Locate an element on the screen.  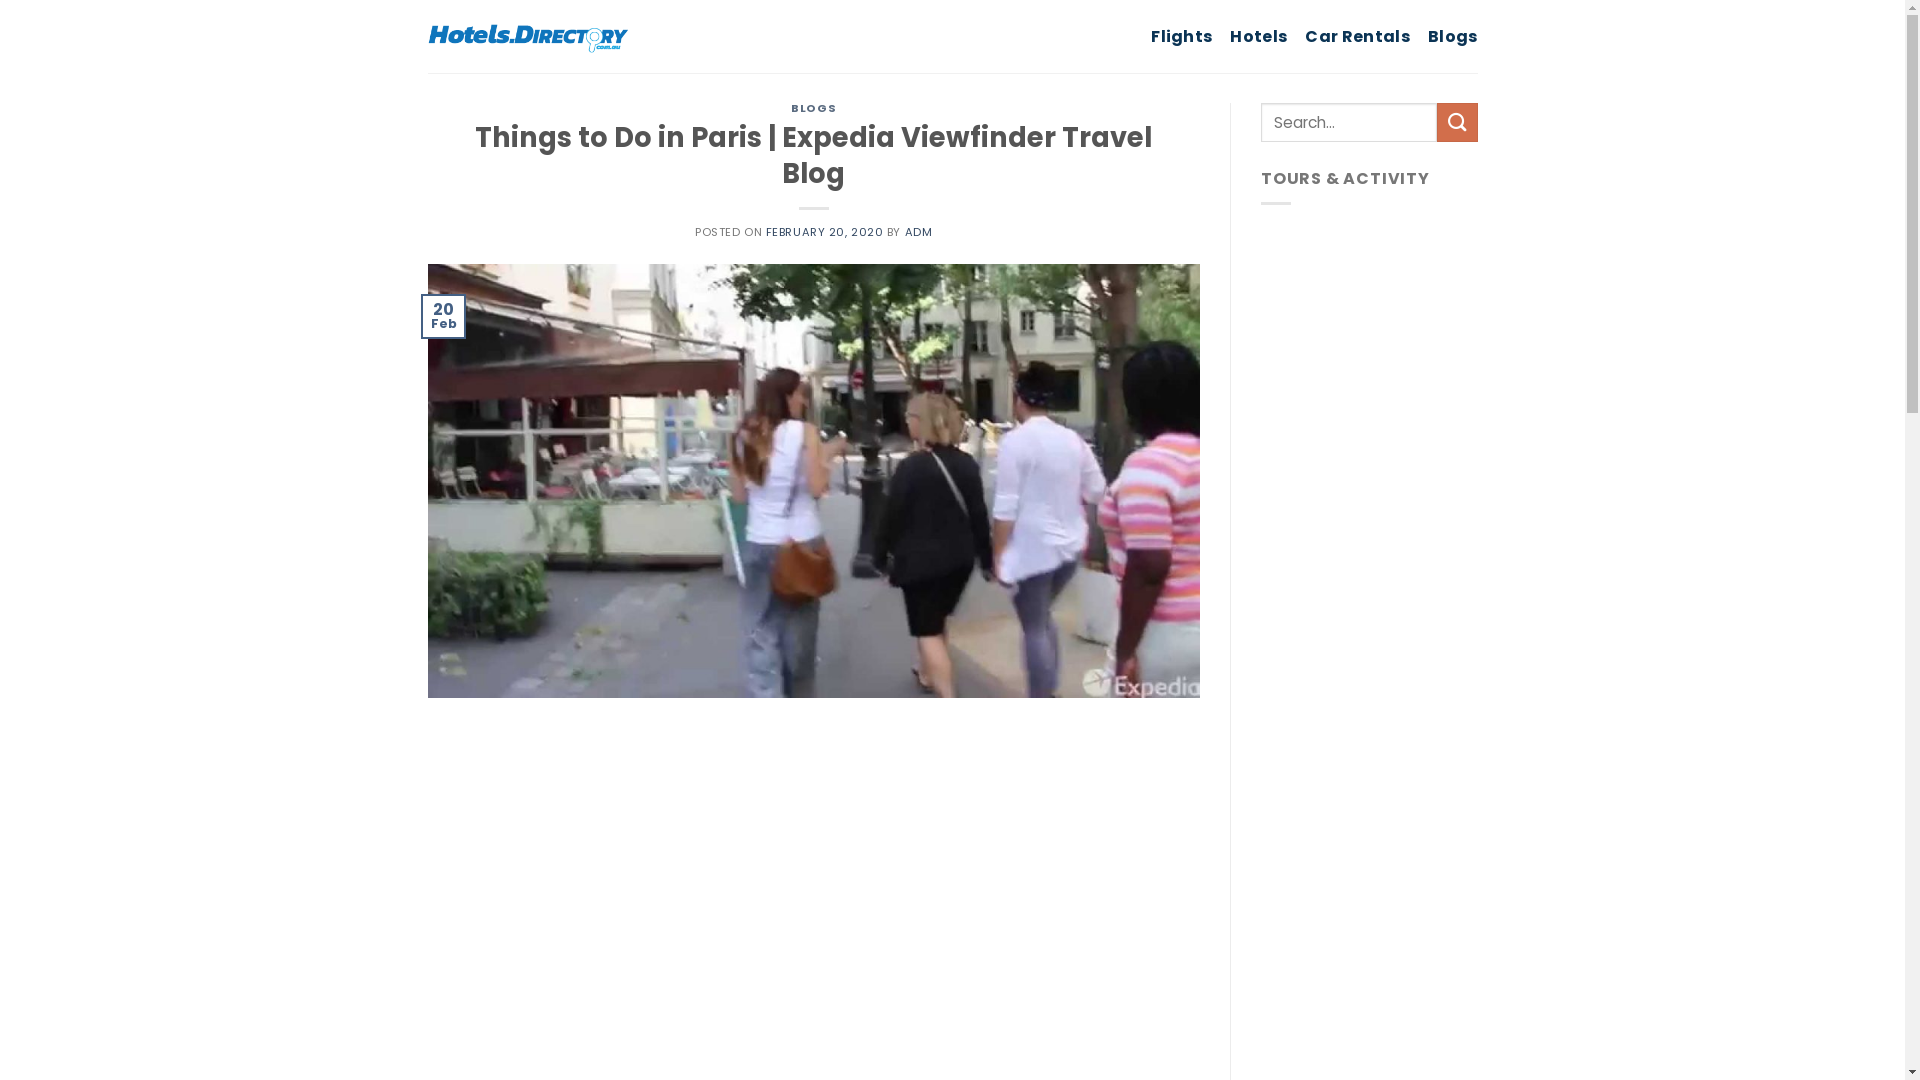
'Flights' is located at coordinates (1151, 35).